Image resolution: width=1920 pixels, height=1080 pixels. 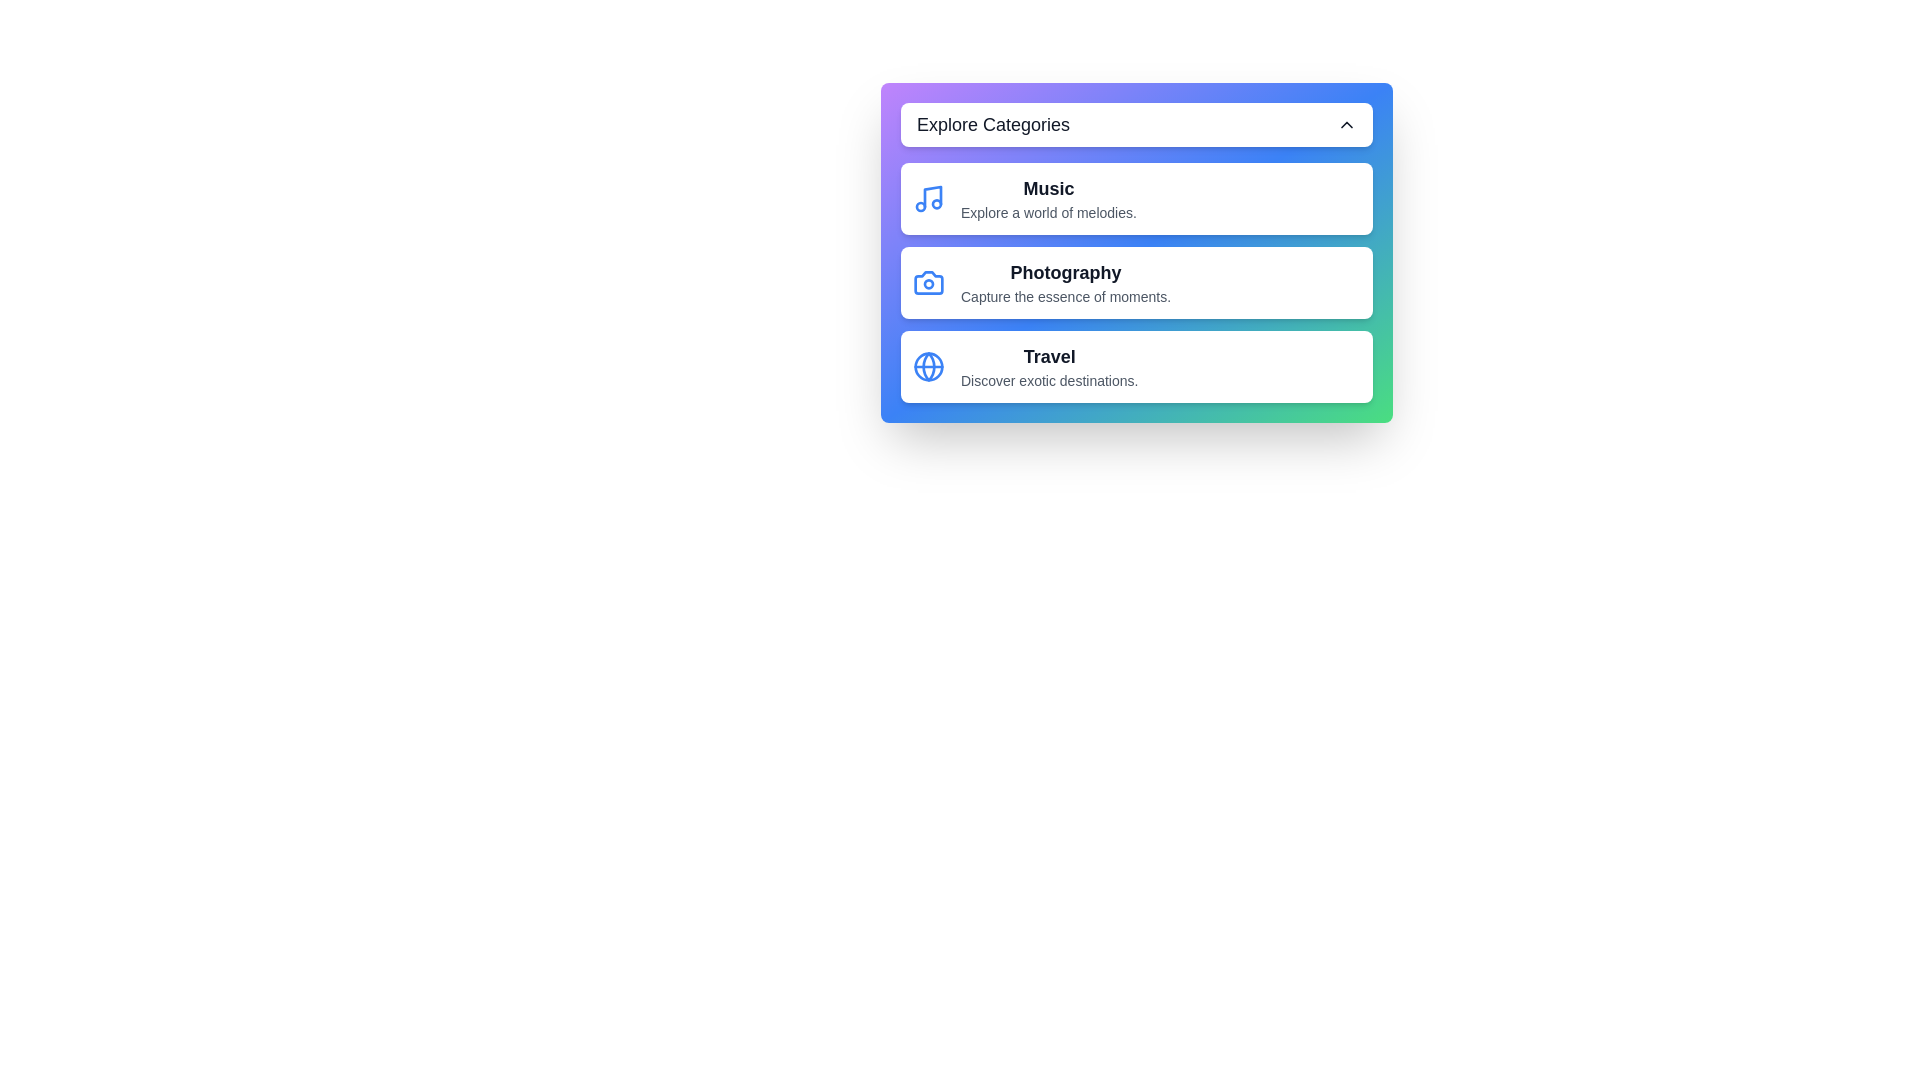 What do you see at coordinates (1137, 124) in the screenshot?
I see `the 'Explore Categories' button to toggle the menu visibility` at bounding box center [1137, 124].